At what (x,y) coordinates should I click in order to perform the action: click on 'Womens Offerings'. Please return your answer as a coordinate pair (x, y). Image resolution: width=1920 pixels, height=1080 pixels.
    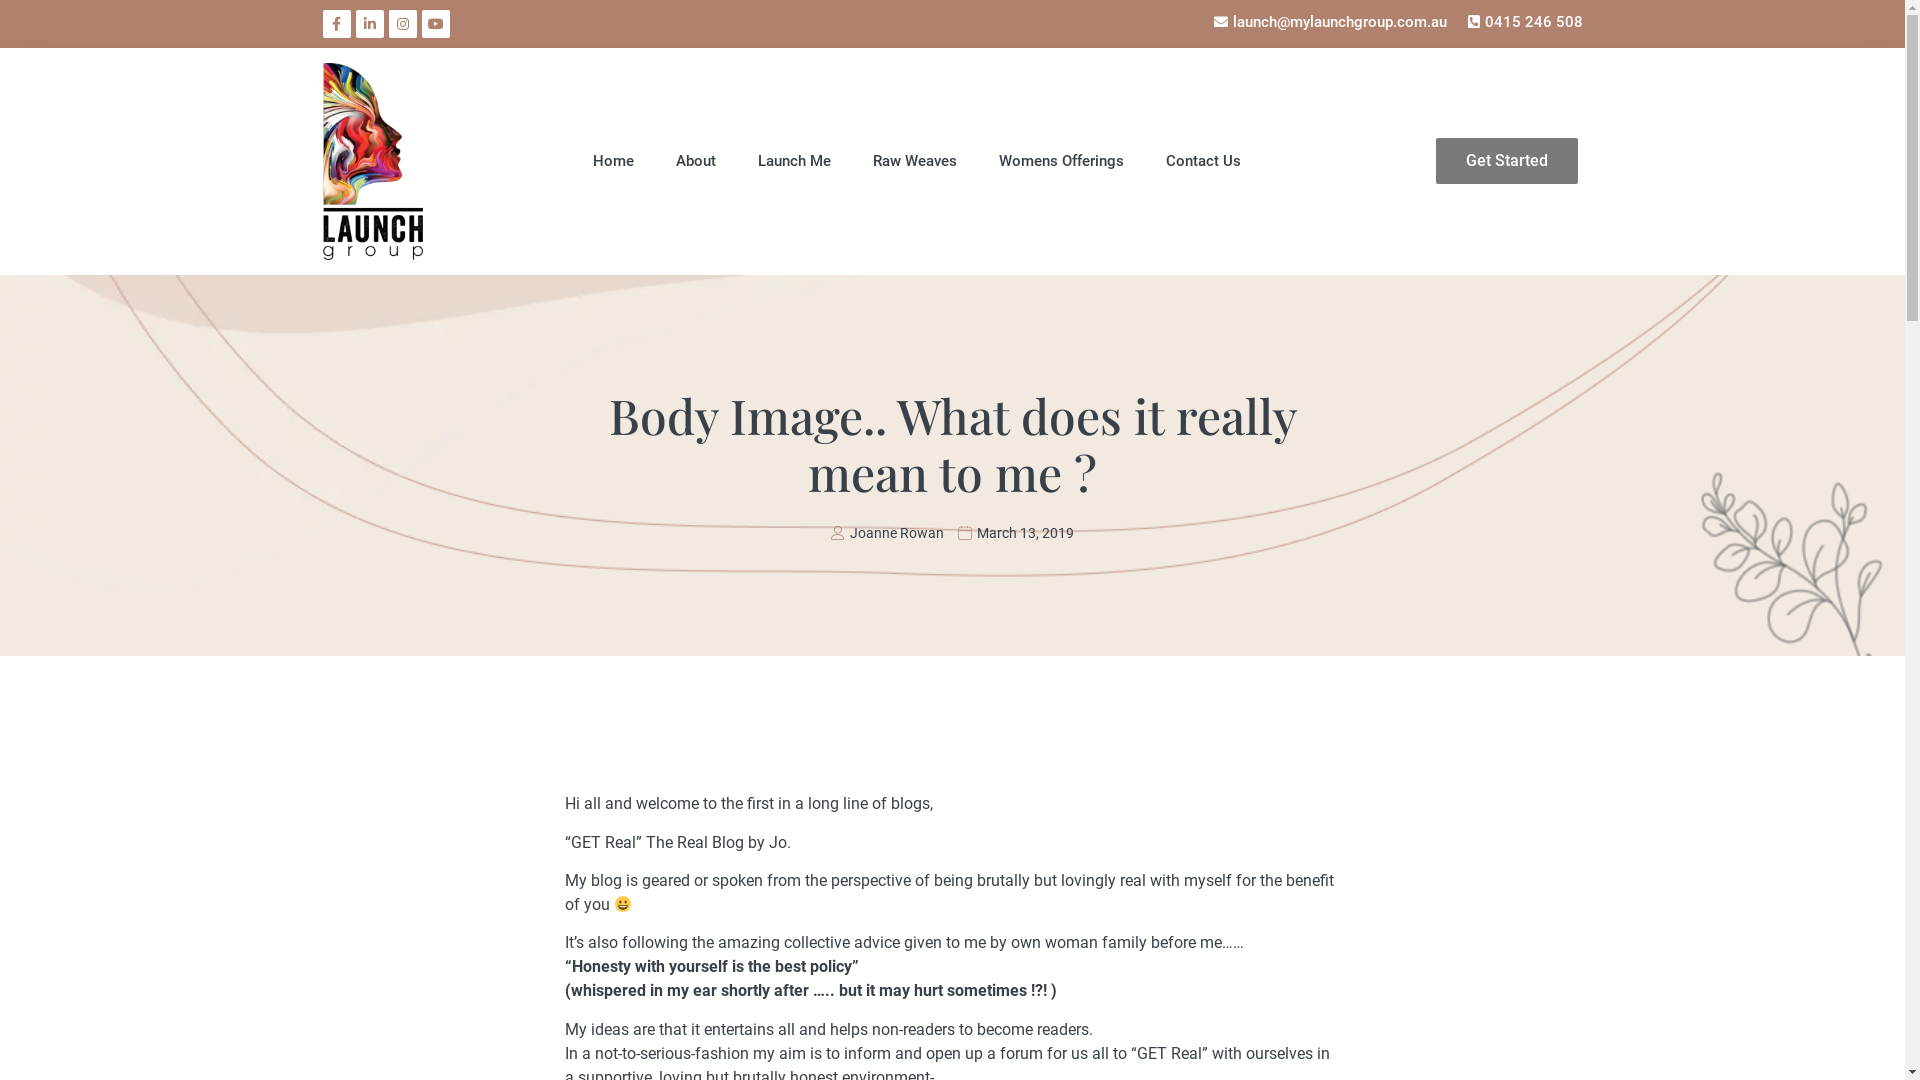
    Looking at the image, I should click on (998, 160).